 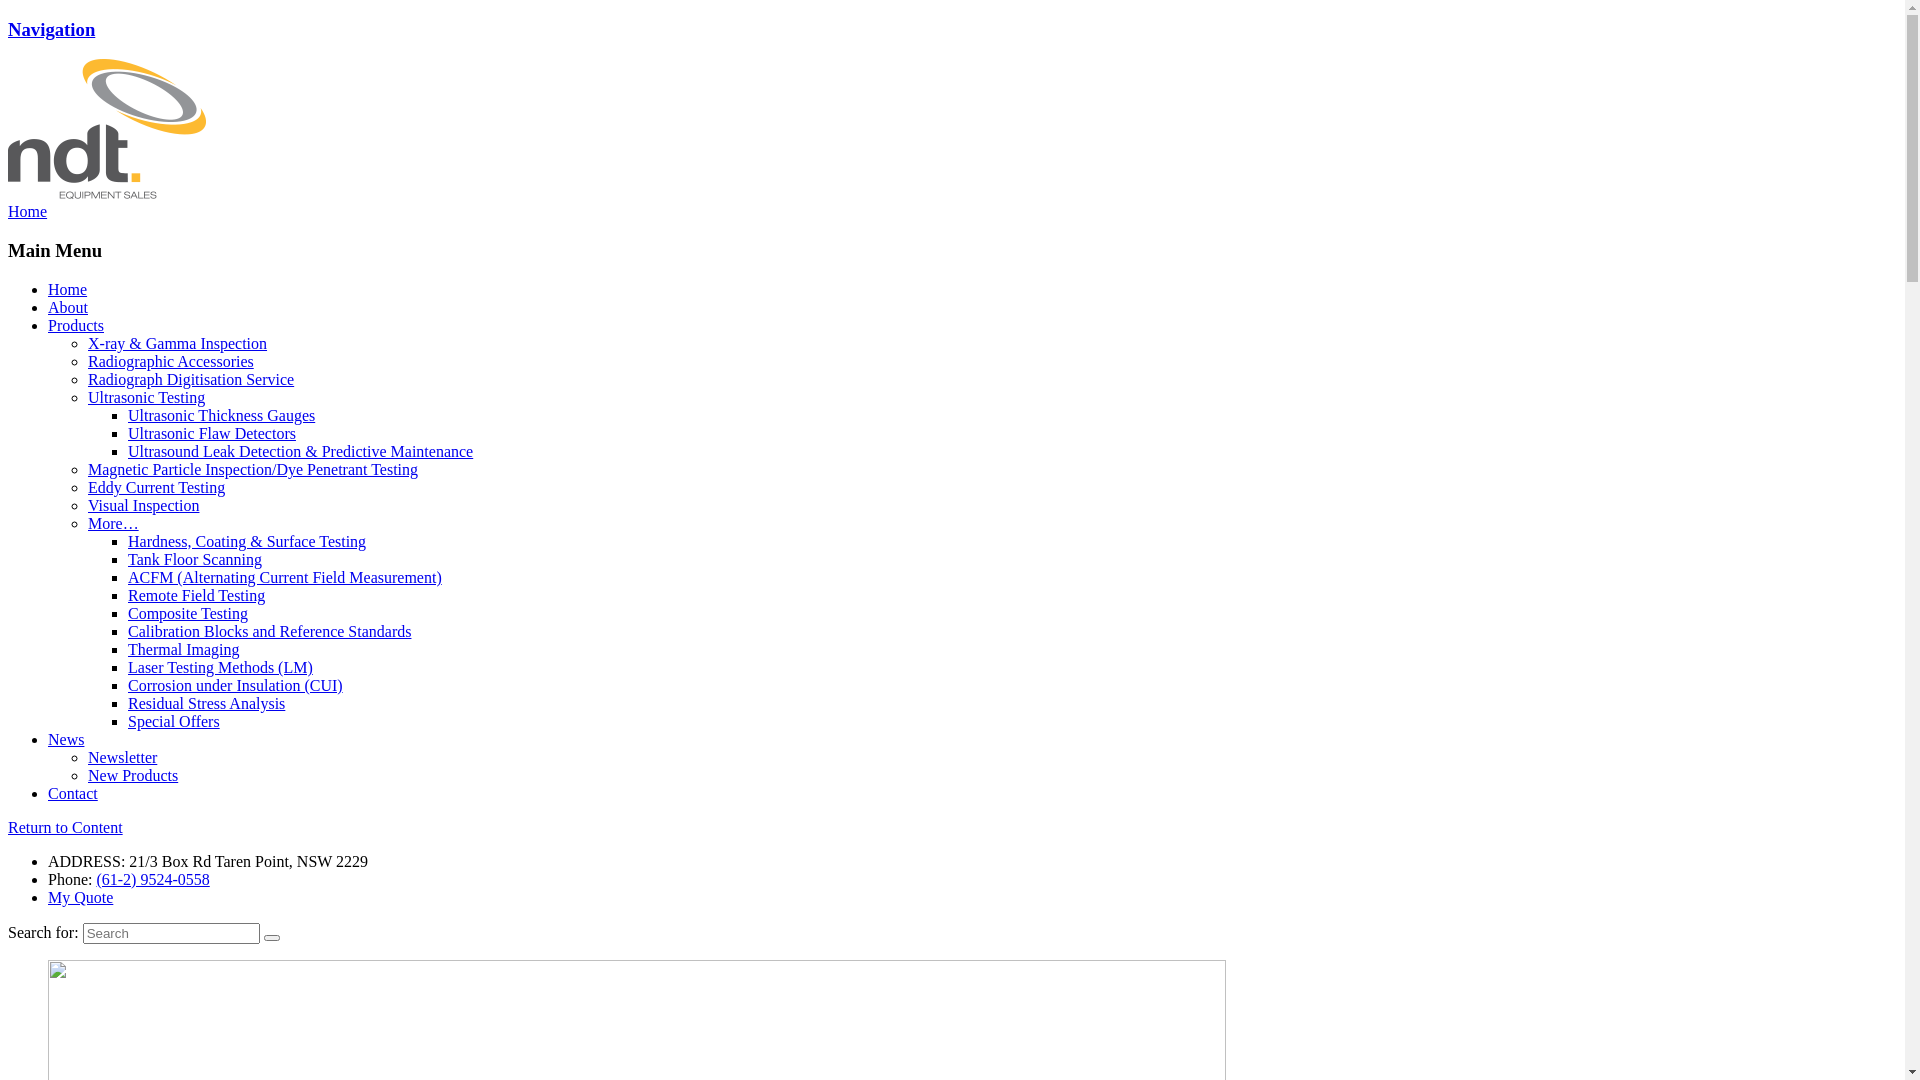 What do you see at coordinates (86, 379) in the screenshot?
I see `'Radiograph Digitisation Service'` at bounding box center [86, 379].